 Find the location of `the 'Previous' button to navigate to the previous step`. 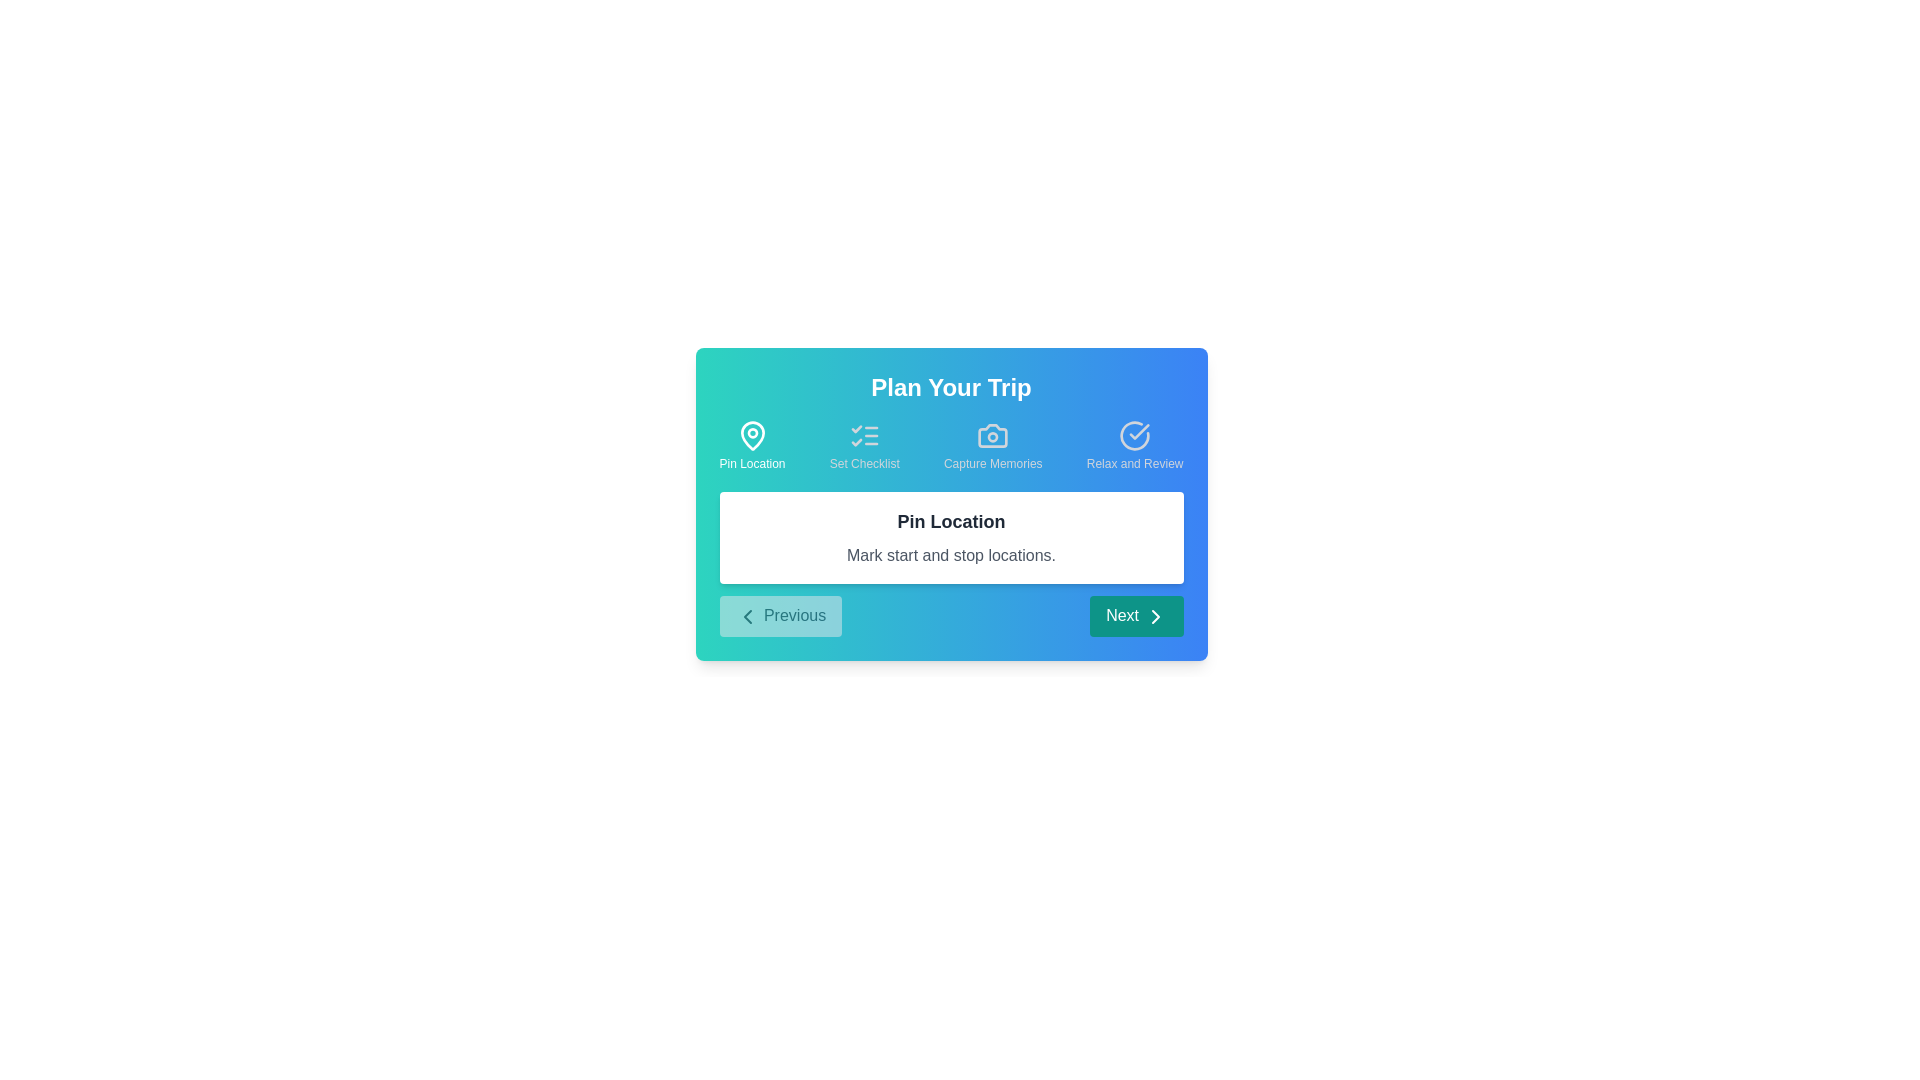

the 'Previous' button to navigate to the previous step is located at coordinates (779, 615).